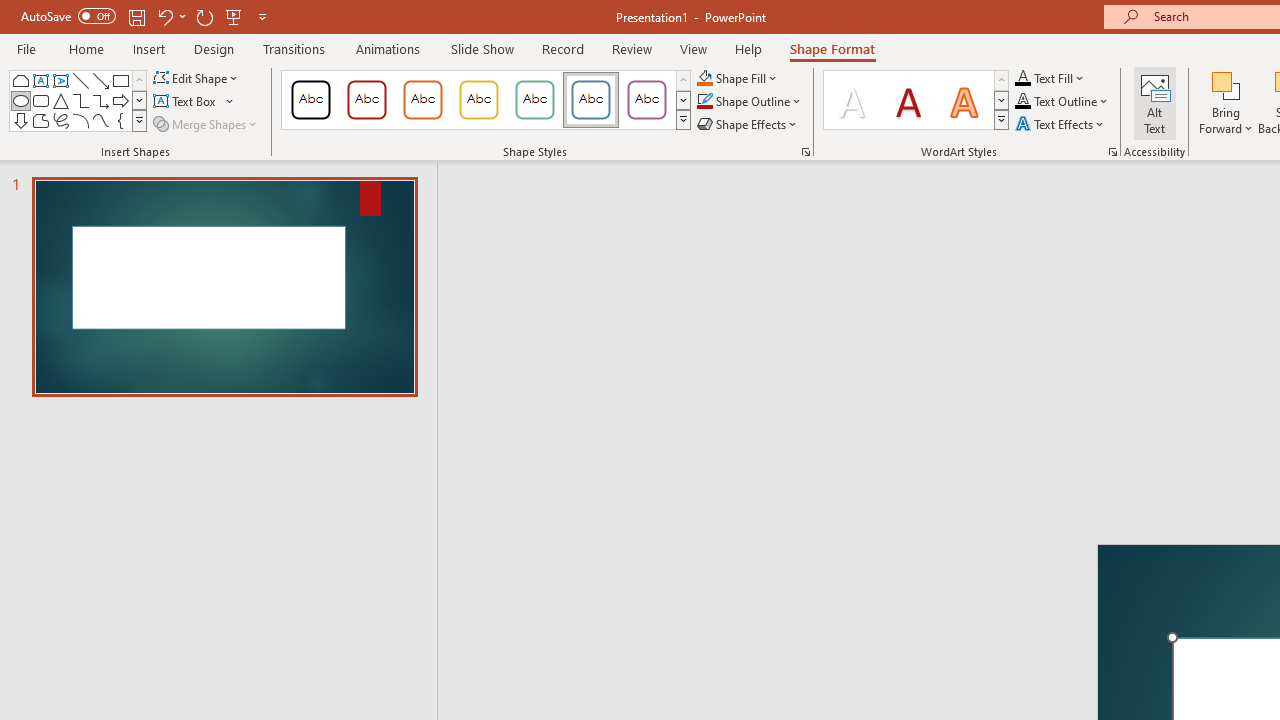 Image resolution: width=1280 pixels, height=720 pixels. What do you see at coordinates (477, 100) in the screenshot?
I see `'Colored Outline - Gold, Accent 3'` at bounding box center [477, 100].